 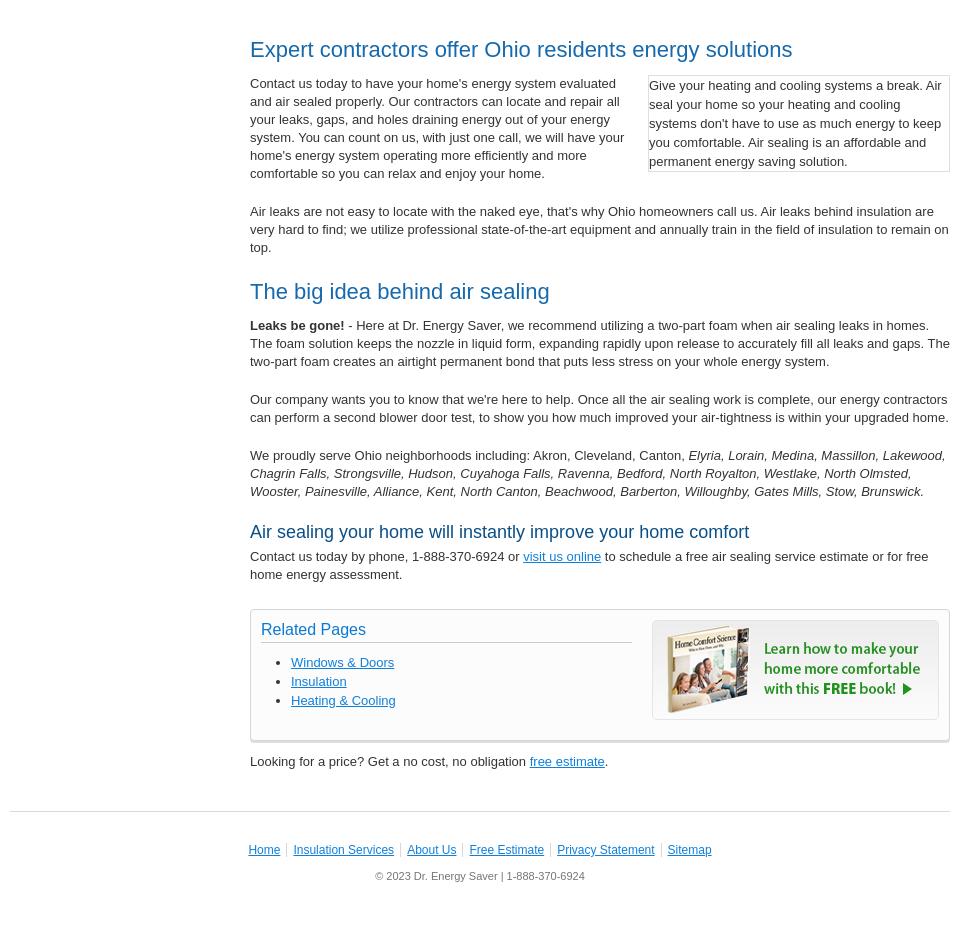 I want to click on 'Air sealing your home will instantly improve your home comfort', so click(x=498, y=532).